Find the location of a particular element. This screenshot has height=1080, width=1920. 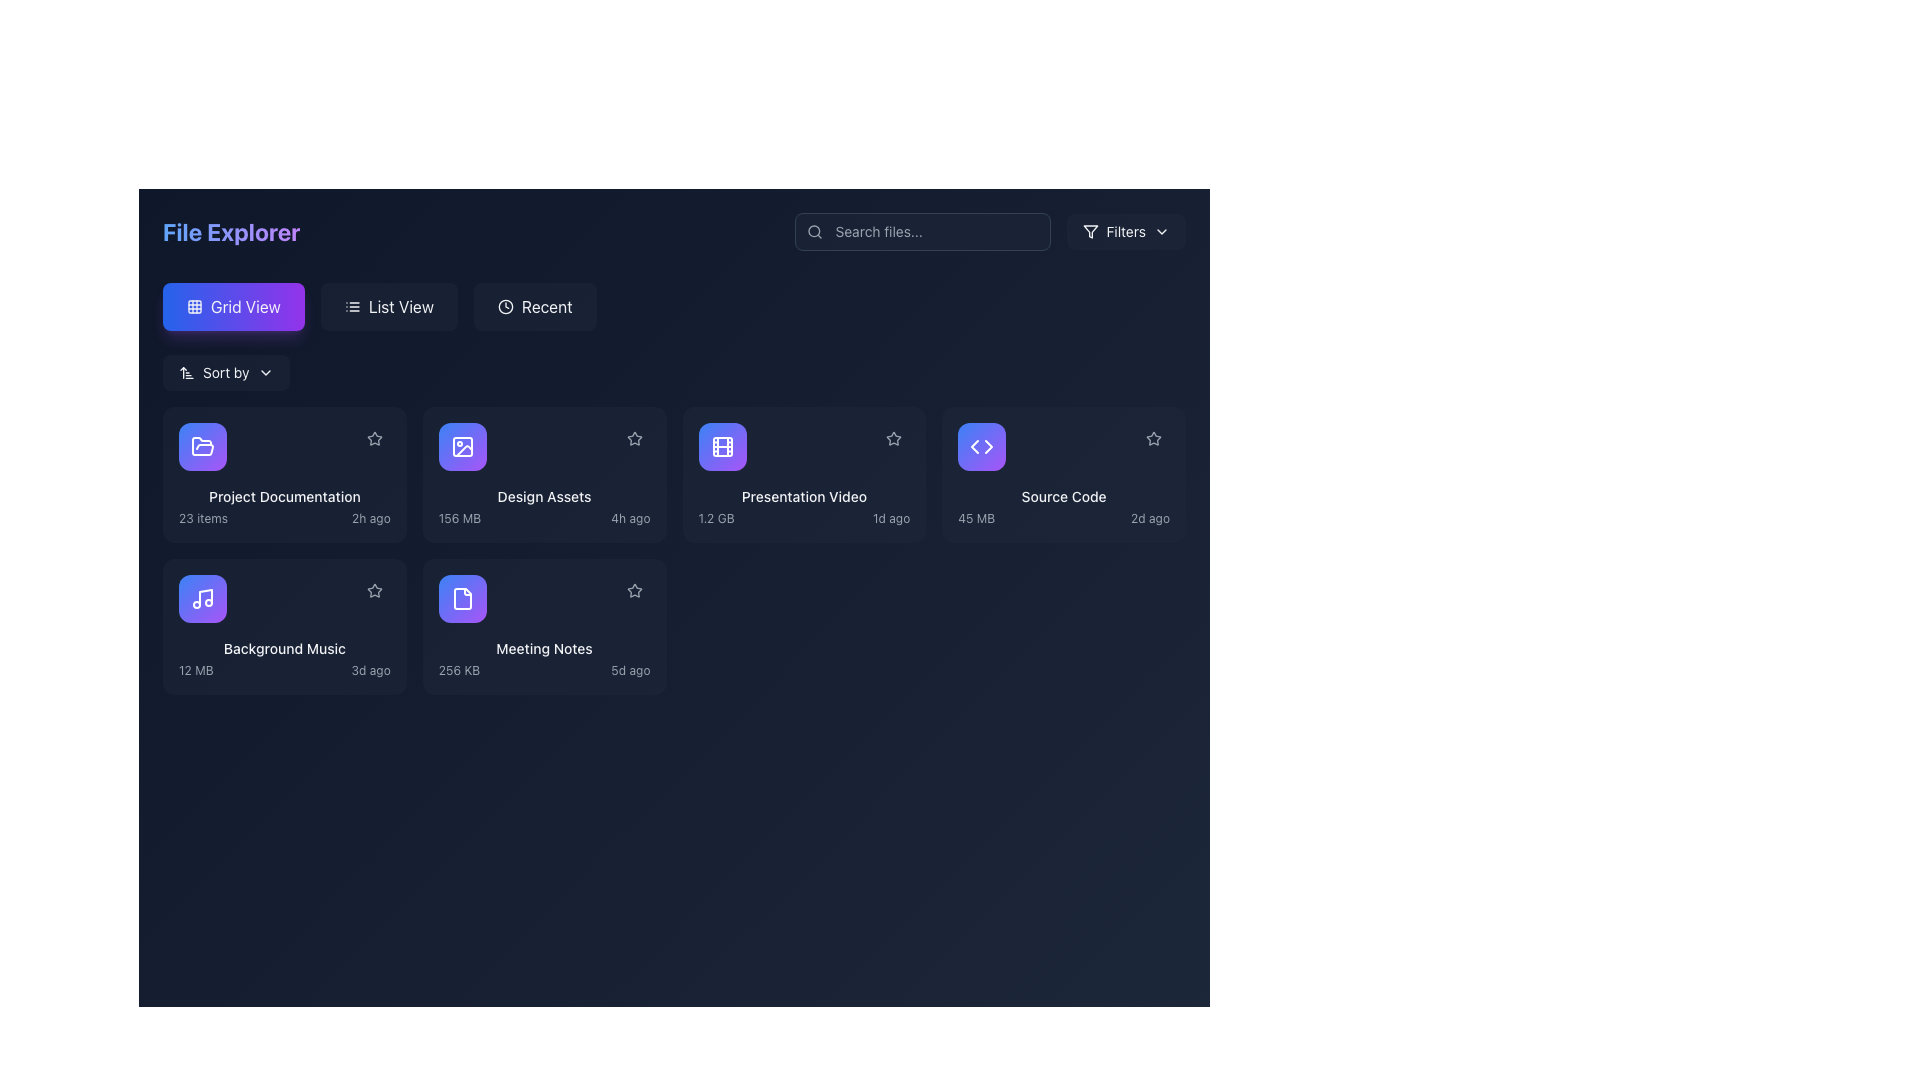

the icon button representing 'Project Documentation' located at the top-left corner of the corresponding card to interact with the associated item is located at coordinates (202, 446).